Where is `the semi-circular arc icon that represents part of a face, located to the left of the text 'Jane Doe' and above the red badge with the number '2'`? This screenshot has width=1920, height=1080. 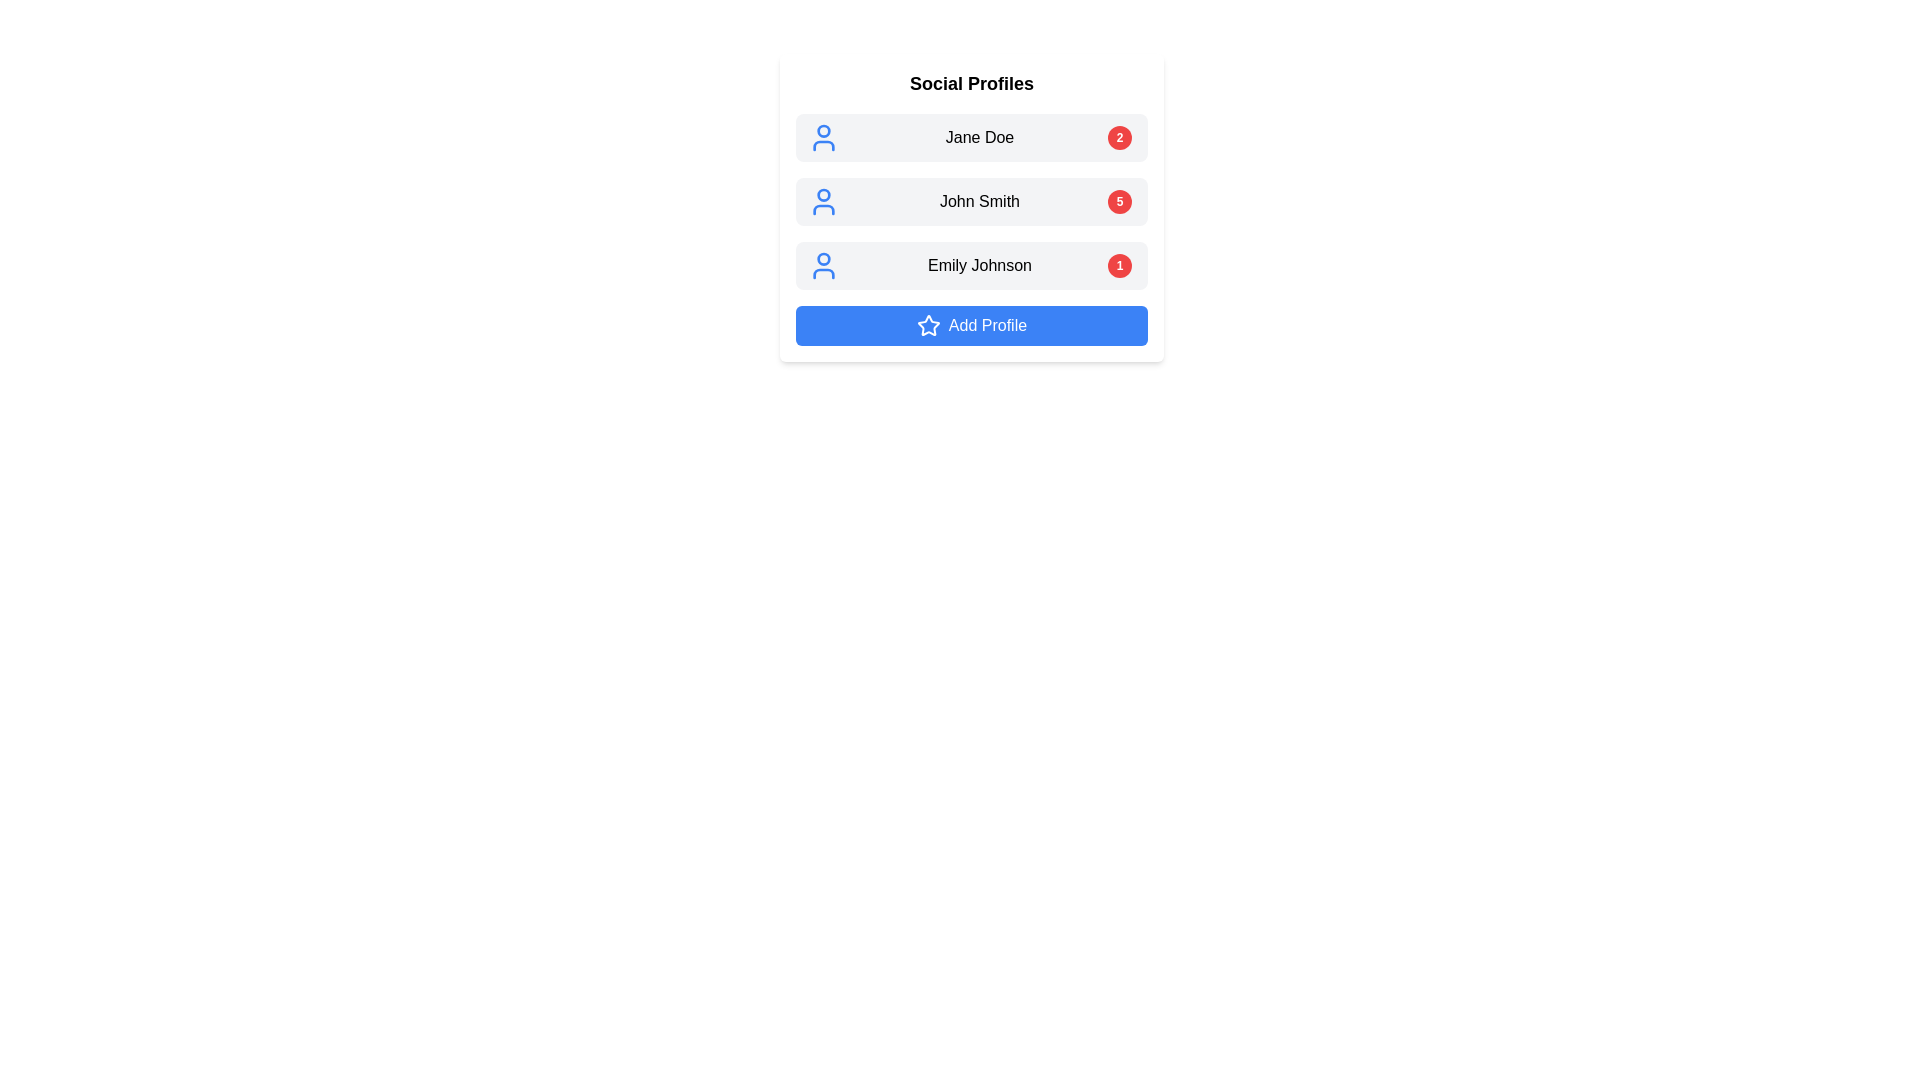 the semi-circular arc icon that represents part of a face, located to the left of the text 'Jane Doe' and above the red badge with the number '2' is located at coordinates (824, 145).